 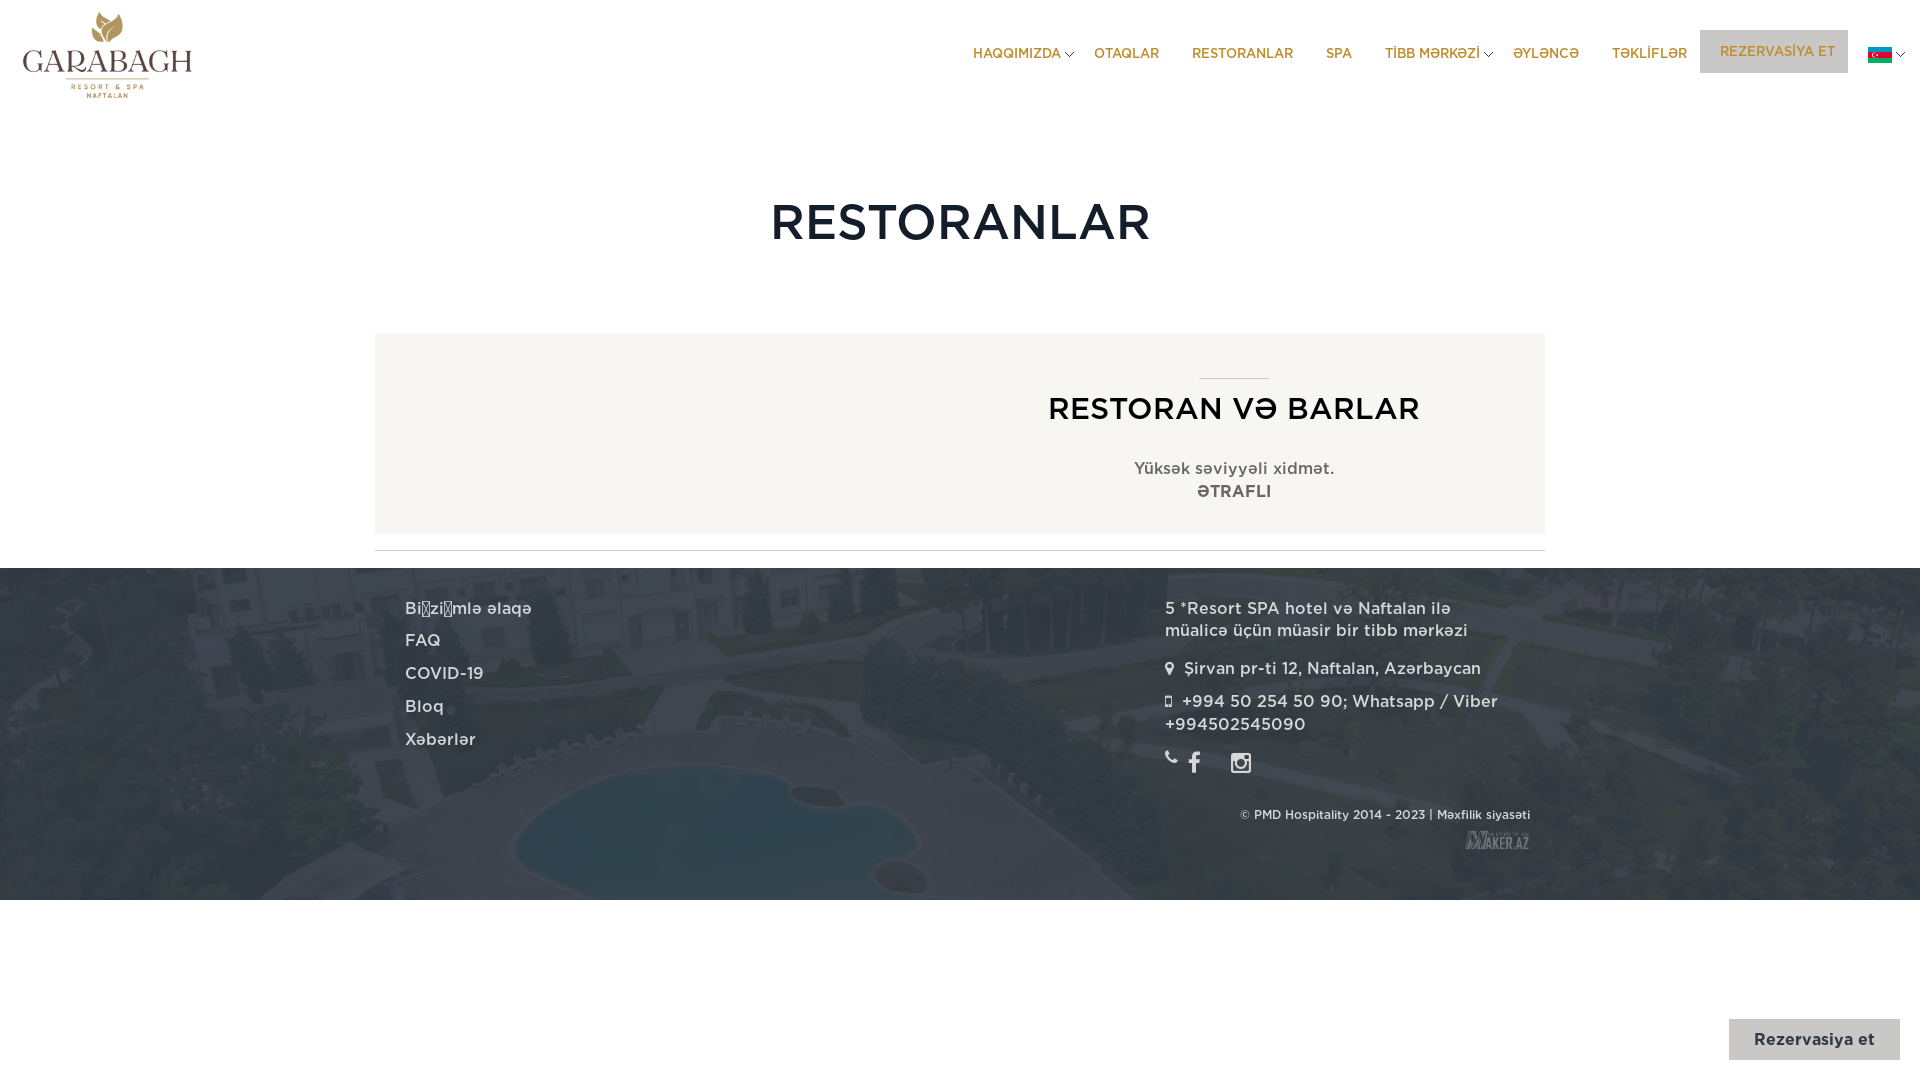 What do you see at coordinates (1013, 53) in the screenshot?
I see `'HAQQIMIZDA'` at bounding box center [1013, 53].